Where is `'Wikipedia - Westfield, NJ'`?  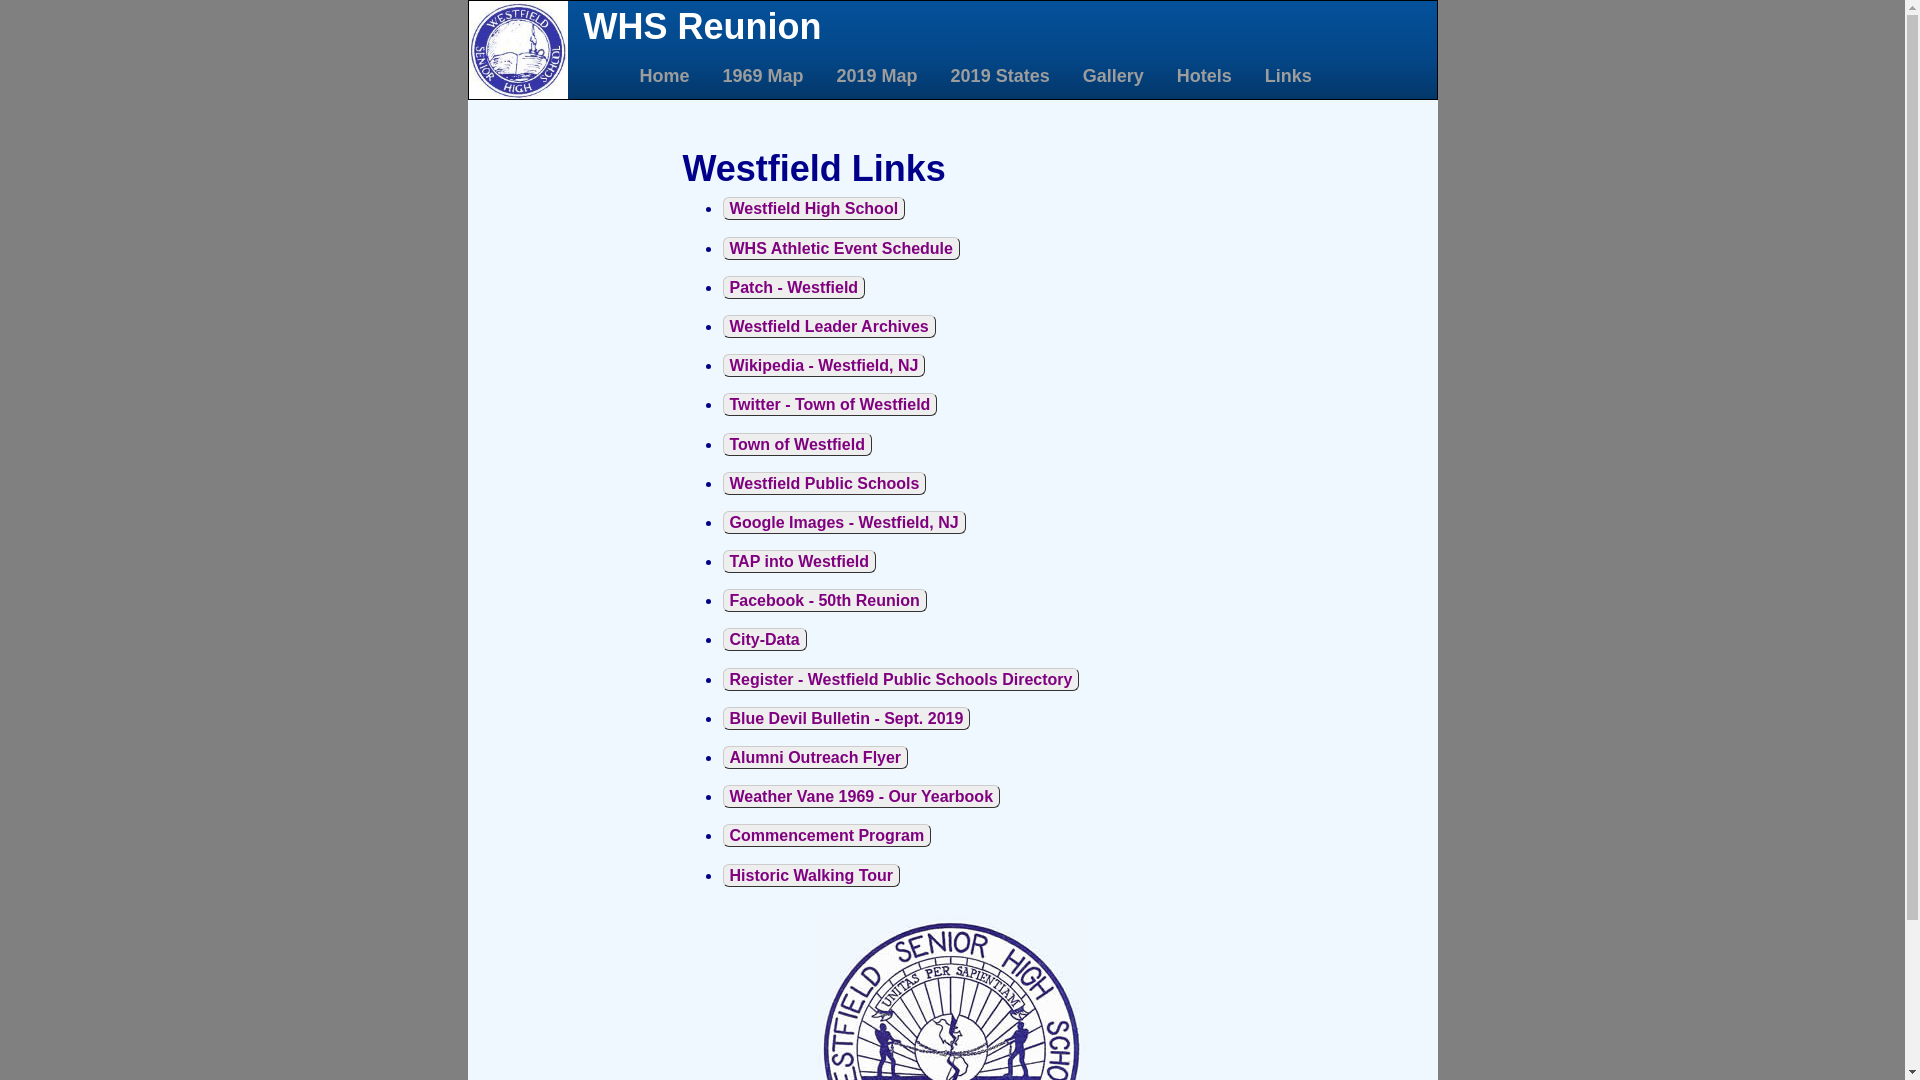 'Wikipedia - Westfield, NJ' is located at coordinates (823, 365).